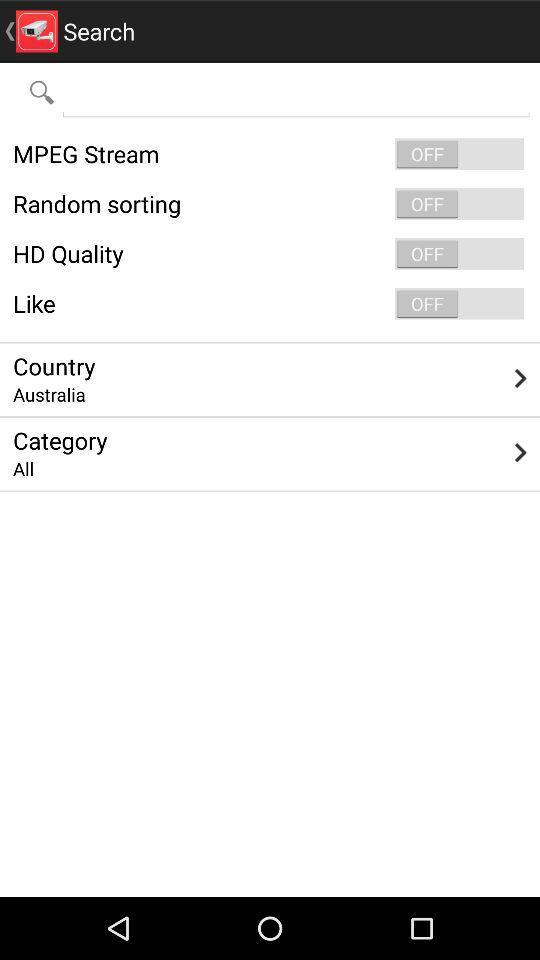 The width and height of the screenshot is (540, 960). Describe the element at coordinates (295, 91) in the screenshot. I see `item above mpeg stream item` at that location.